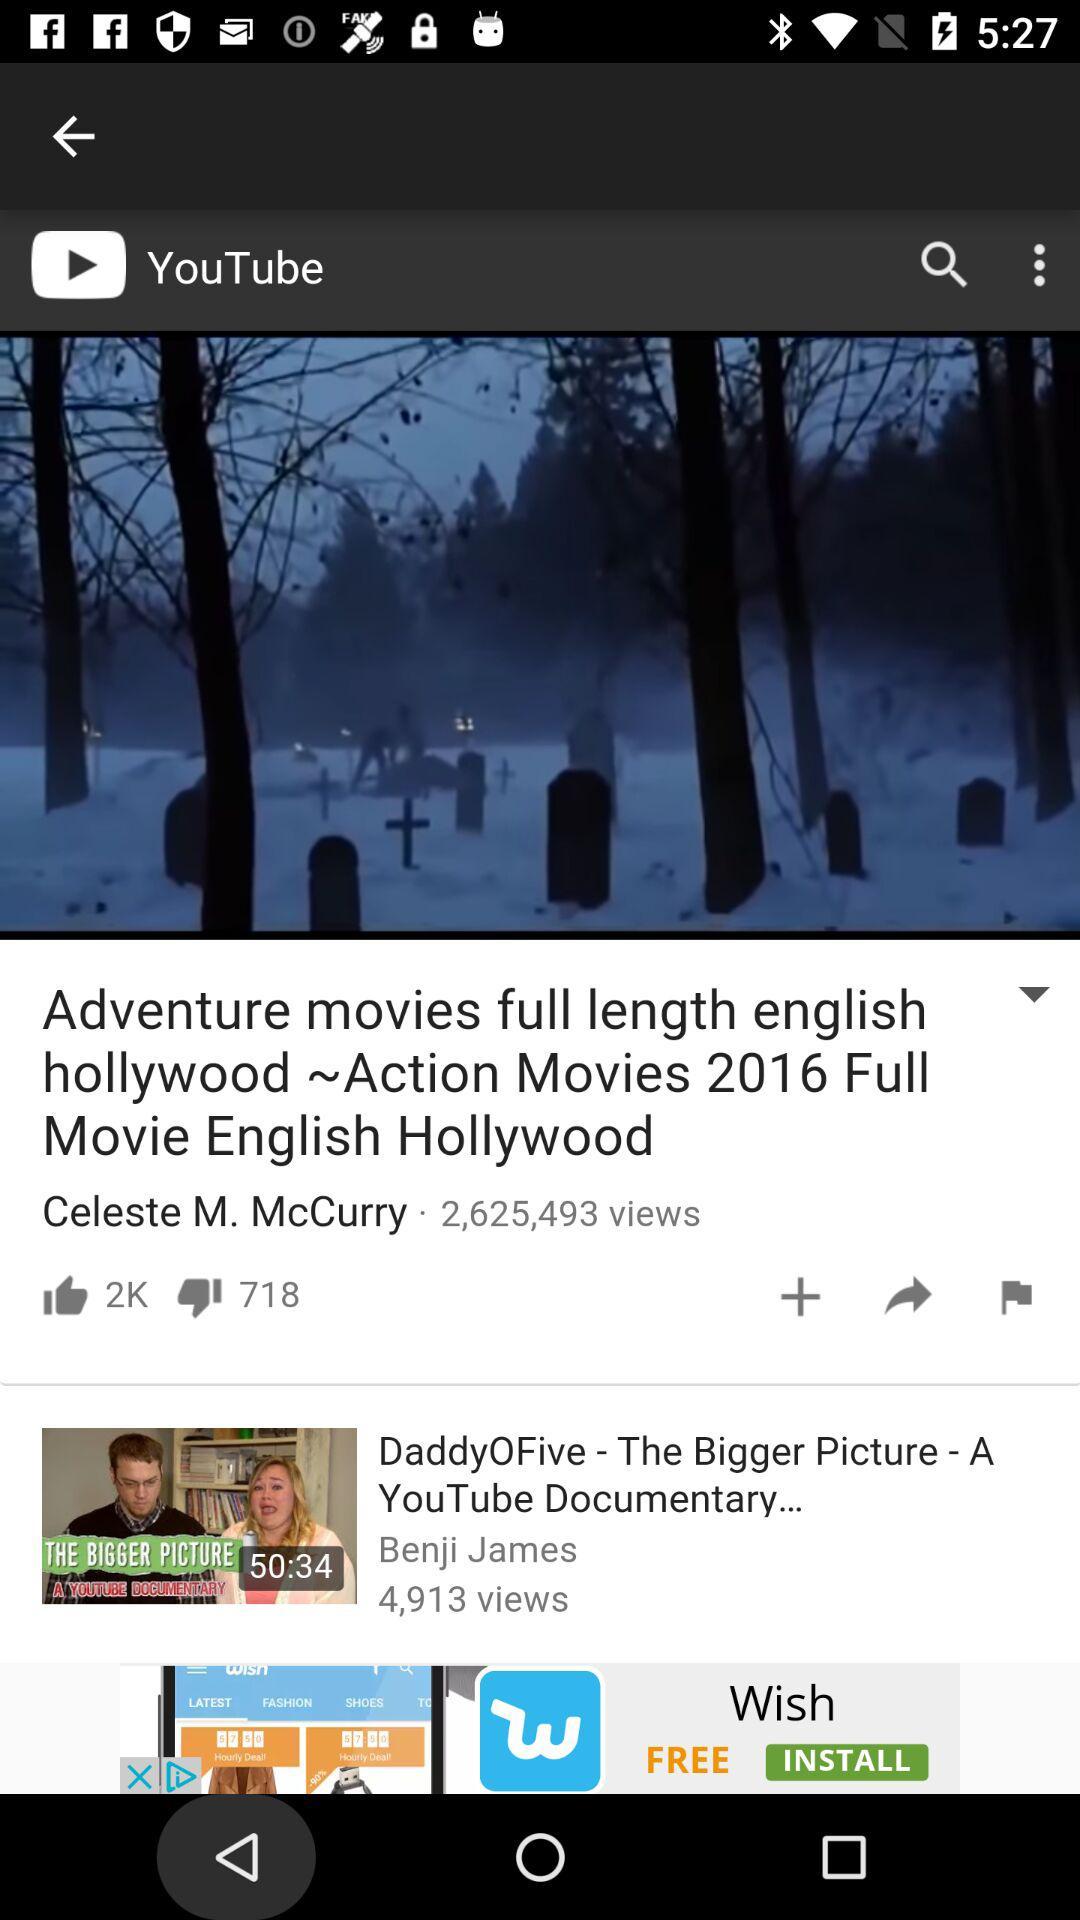 Image resolution: width=1080 pixels, height=1920 pixels. Describe the element at coordinates (540, 1727) in the screenshot. I see `video` at that location.